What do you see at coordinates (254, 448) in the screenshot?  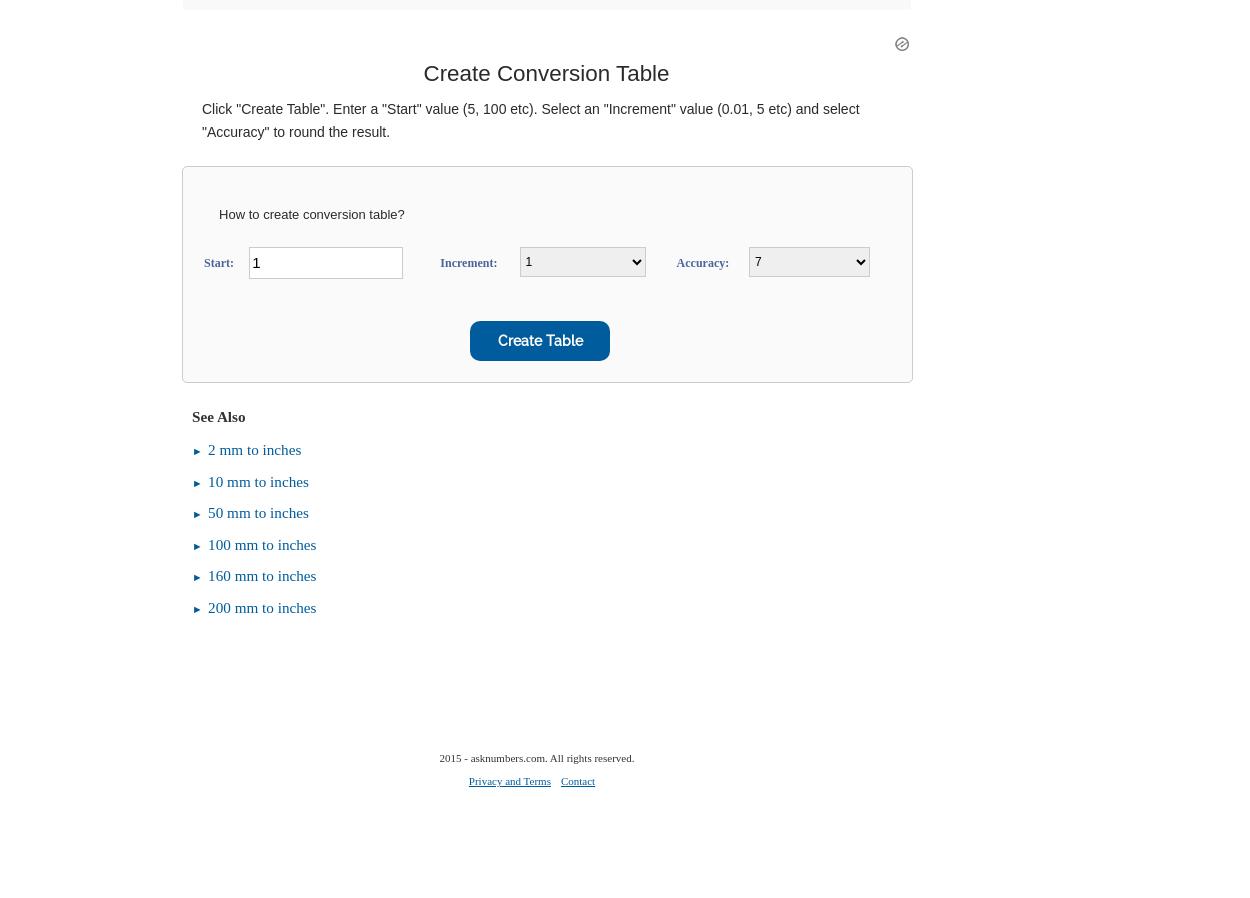 I see `'2 mm to inches'` at bounding box center [254, 448].